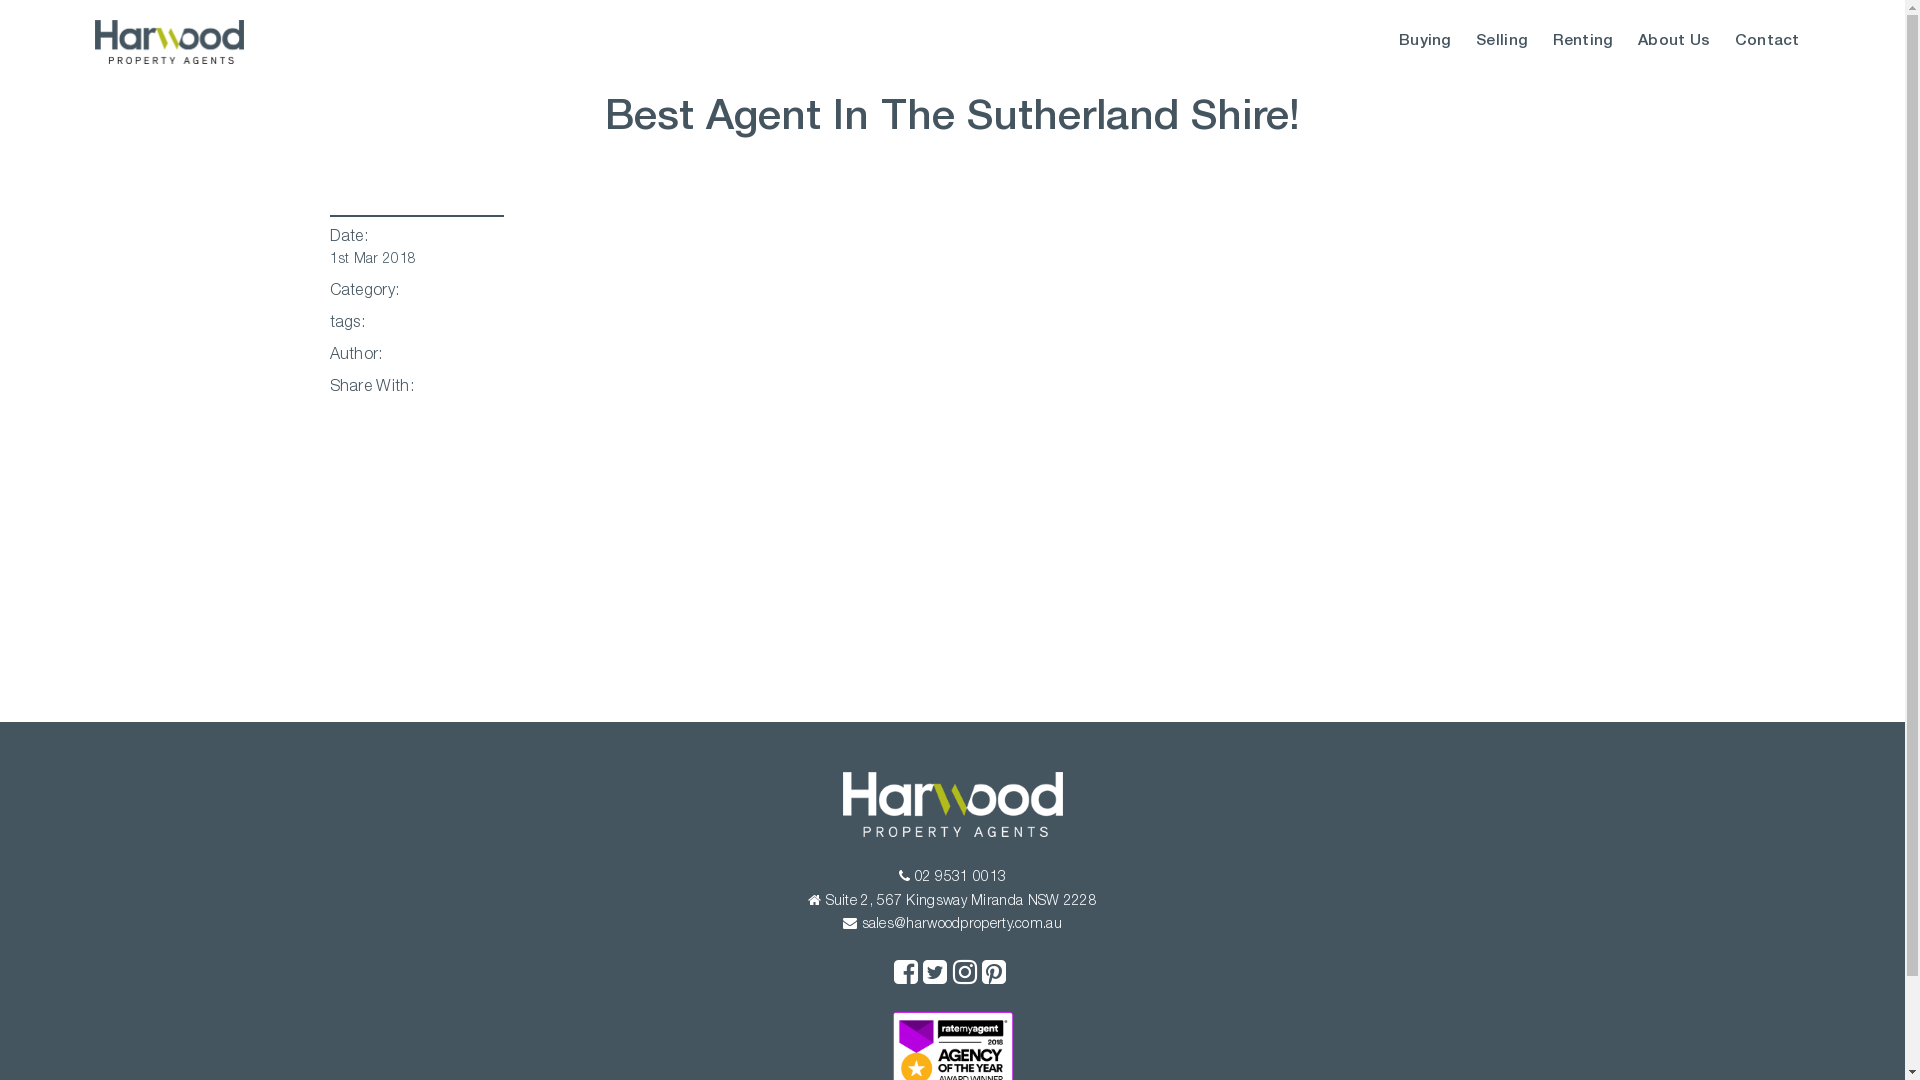 This screenshot has height=1080, width=1920. Describe the element at coordinates (934, 974) in the screenshot. I see `'Twitter'` at that location.